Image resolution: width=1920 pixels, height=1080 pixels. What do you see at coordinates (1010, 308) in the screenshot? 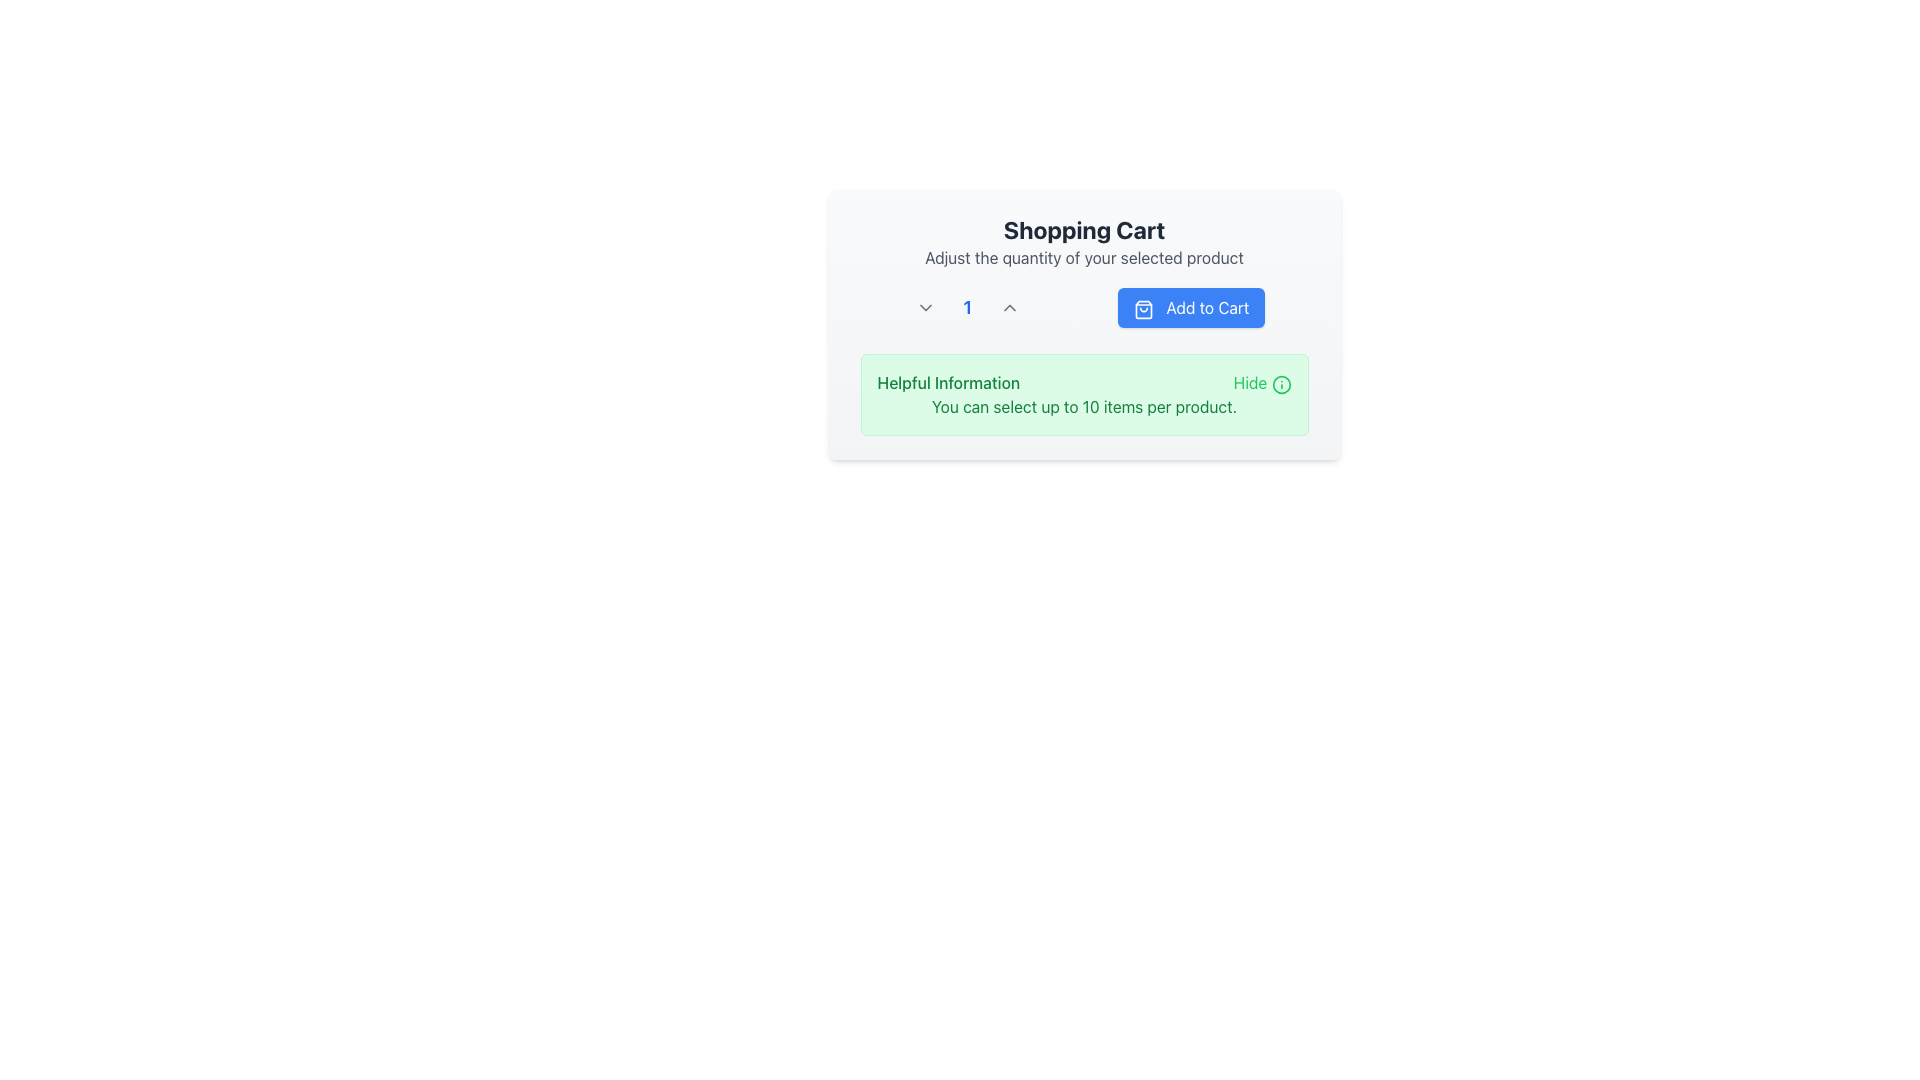
I see `the increment button located to the right of the quantity display to increase the quantity of the selected product` at bounding box center [1010, 308].